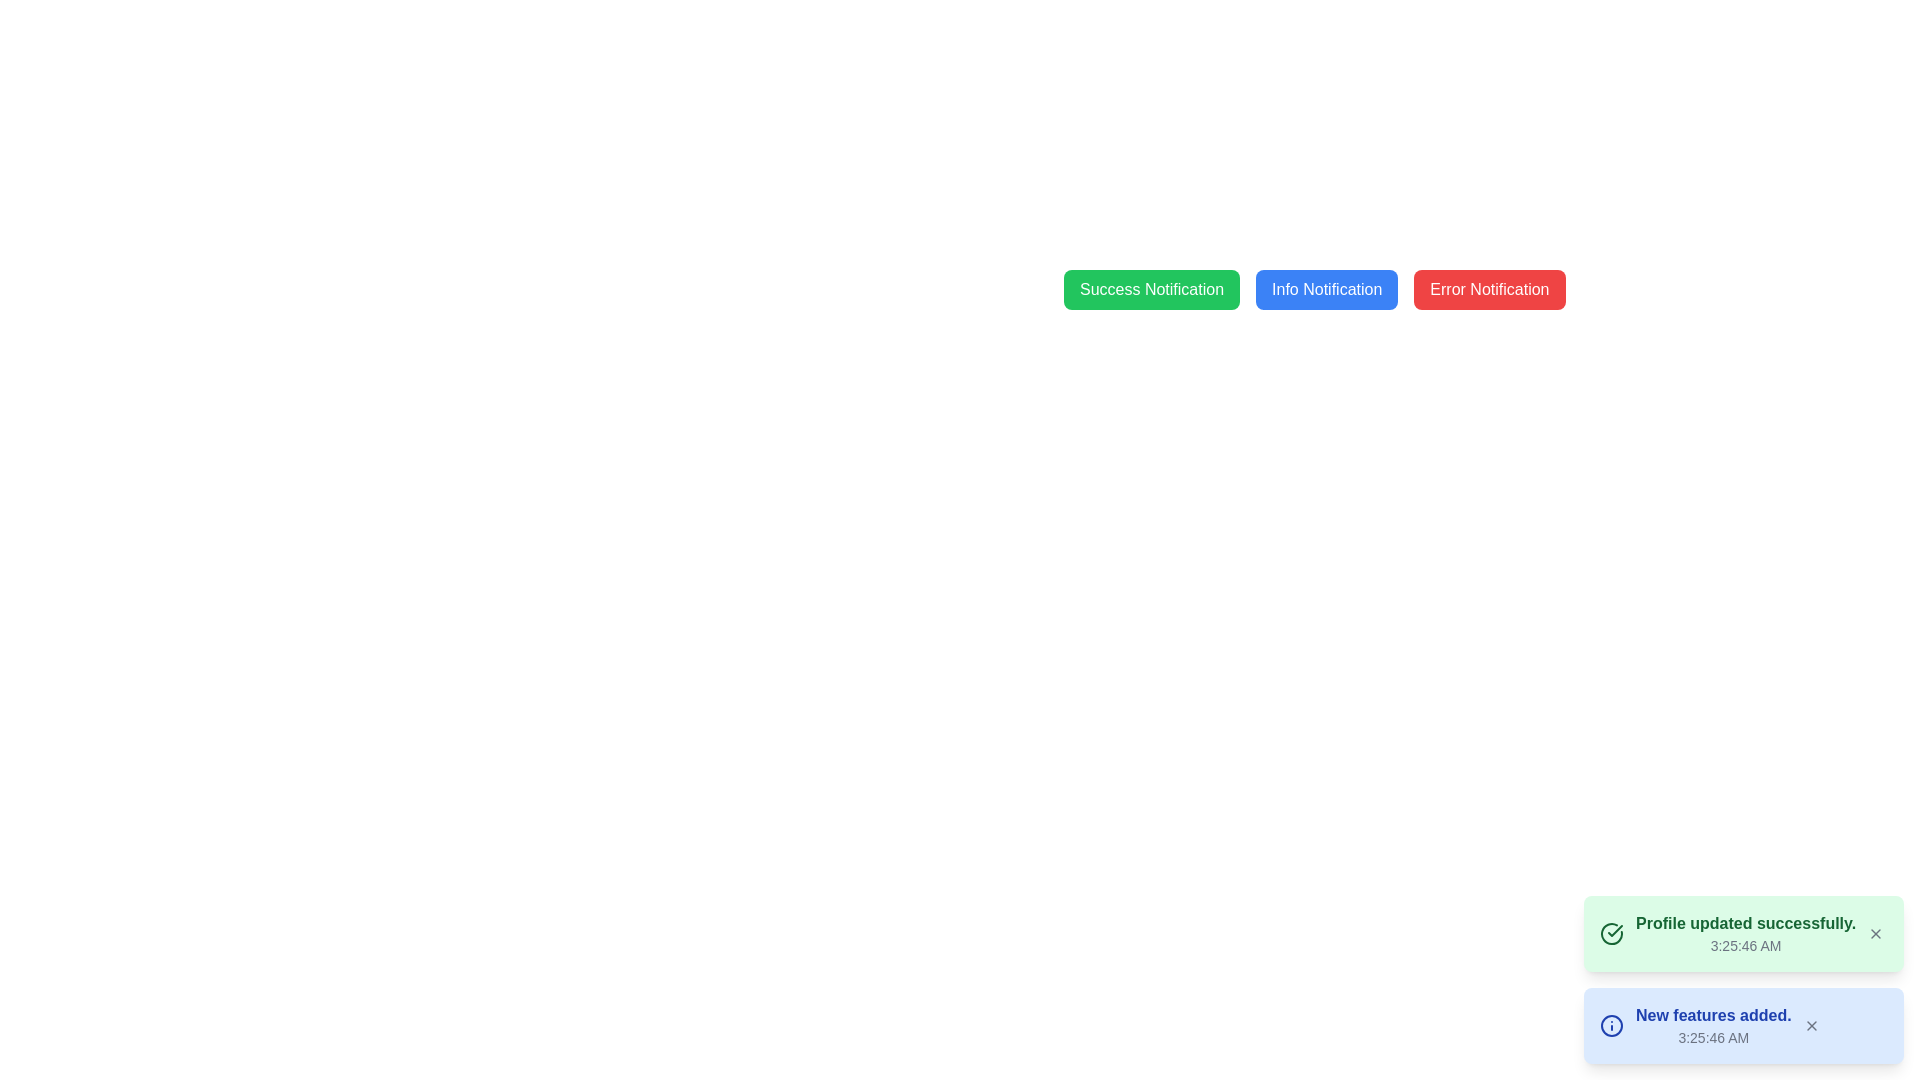 Image resolution: width=1920 pixels, height=1080 pixels. What do you see at coordinates (1811, 1026) in the screenshot?
I see `the dismiss button, which is a small 'X' icon located at the far right of the blue notification box containing the text 'New features added.' and '3:25:46 AM'` at bounding box center [1811, 1026].